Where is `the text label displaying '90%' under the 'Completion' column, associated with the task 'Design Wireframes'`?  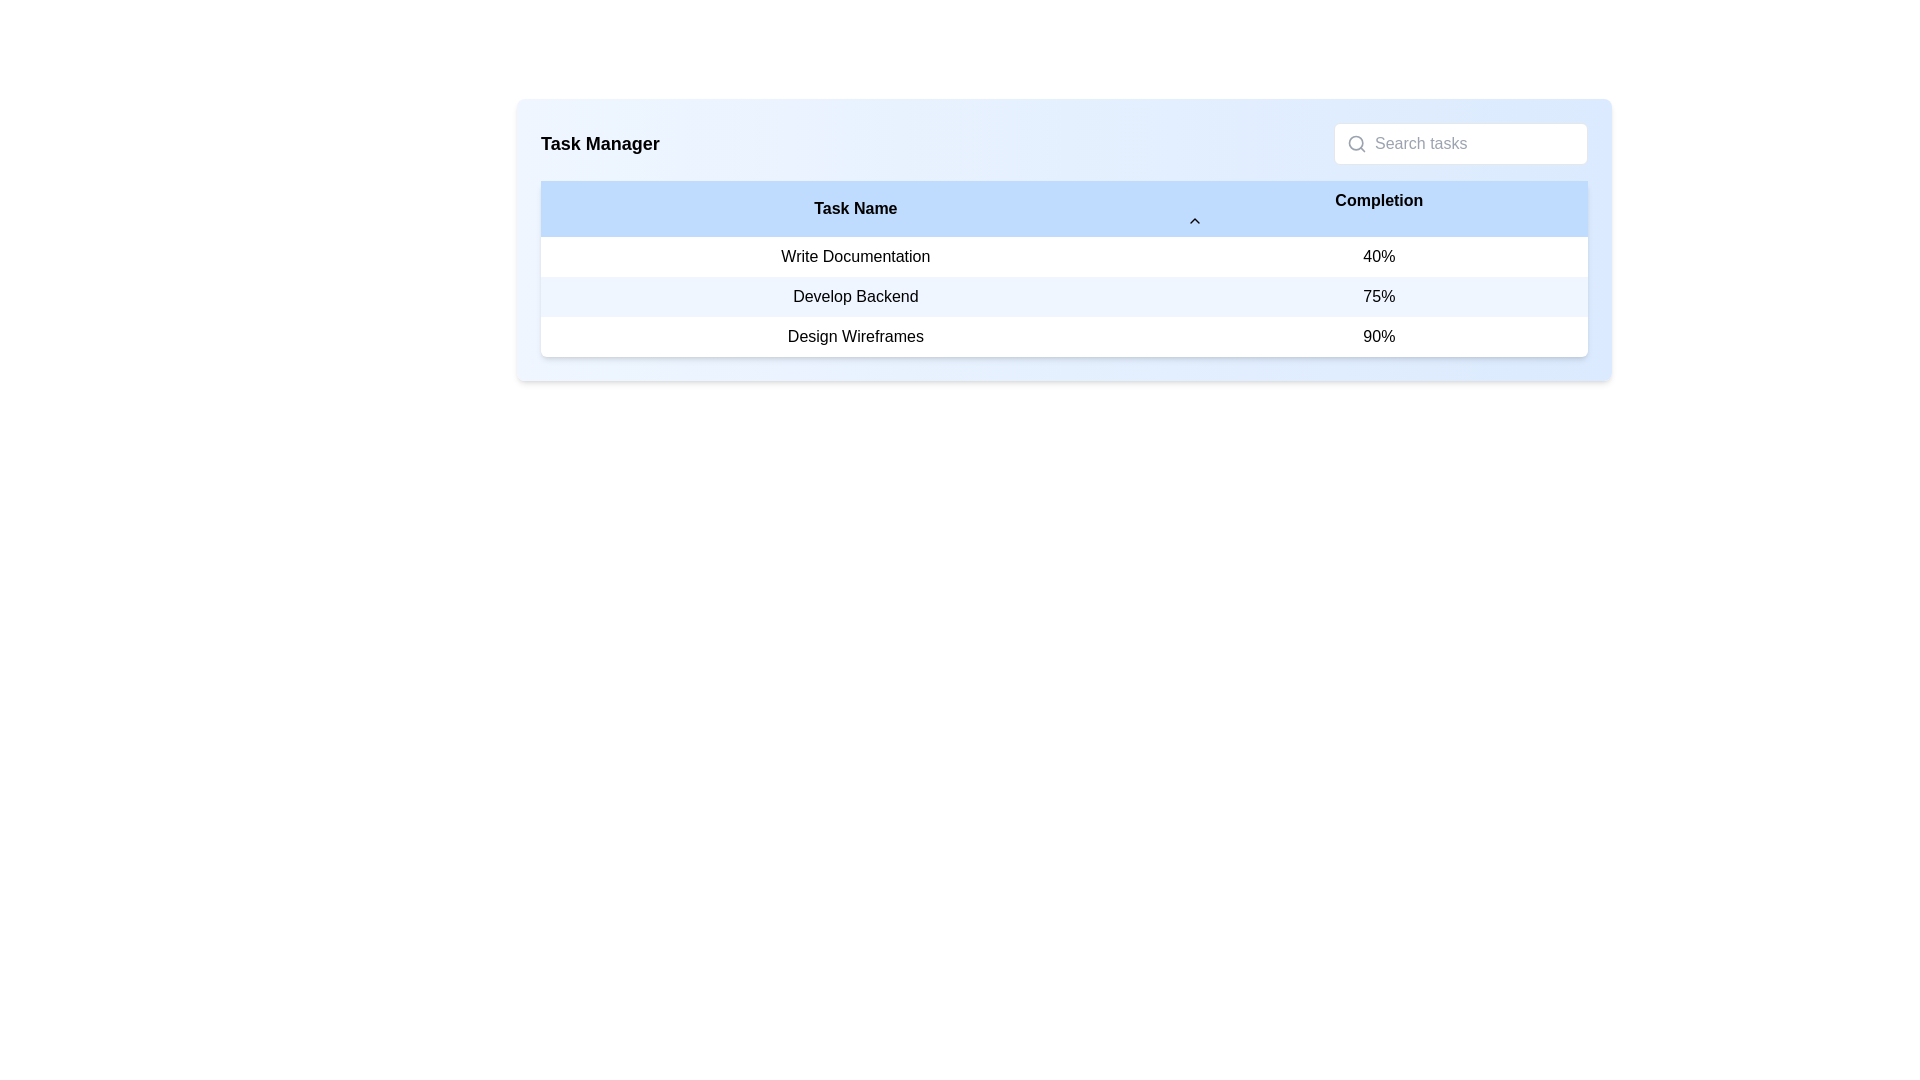 the text label displaying '90%' under the 'Completion' column, associated with the task 'Design Wireframes' is located at coordinates (1378, 335).